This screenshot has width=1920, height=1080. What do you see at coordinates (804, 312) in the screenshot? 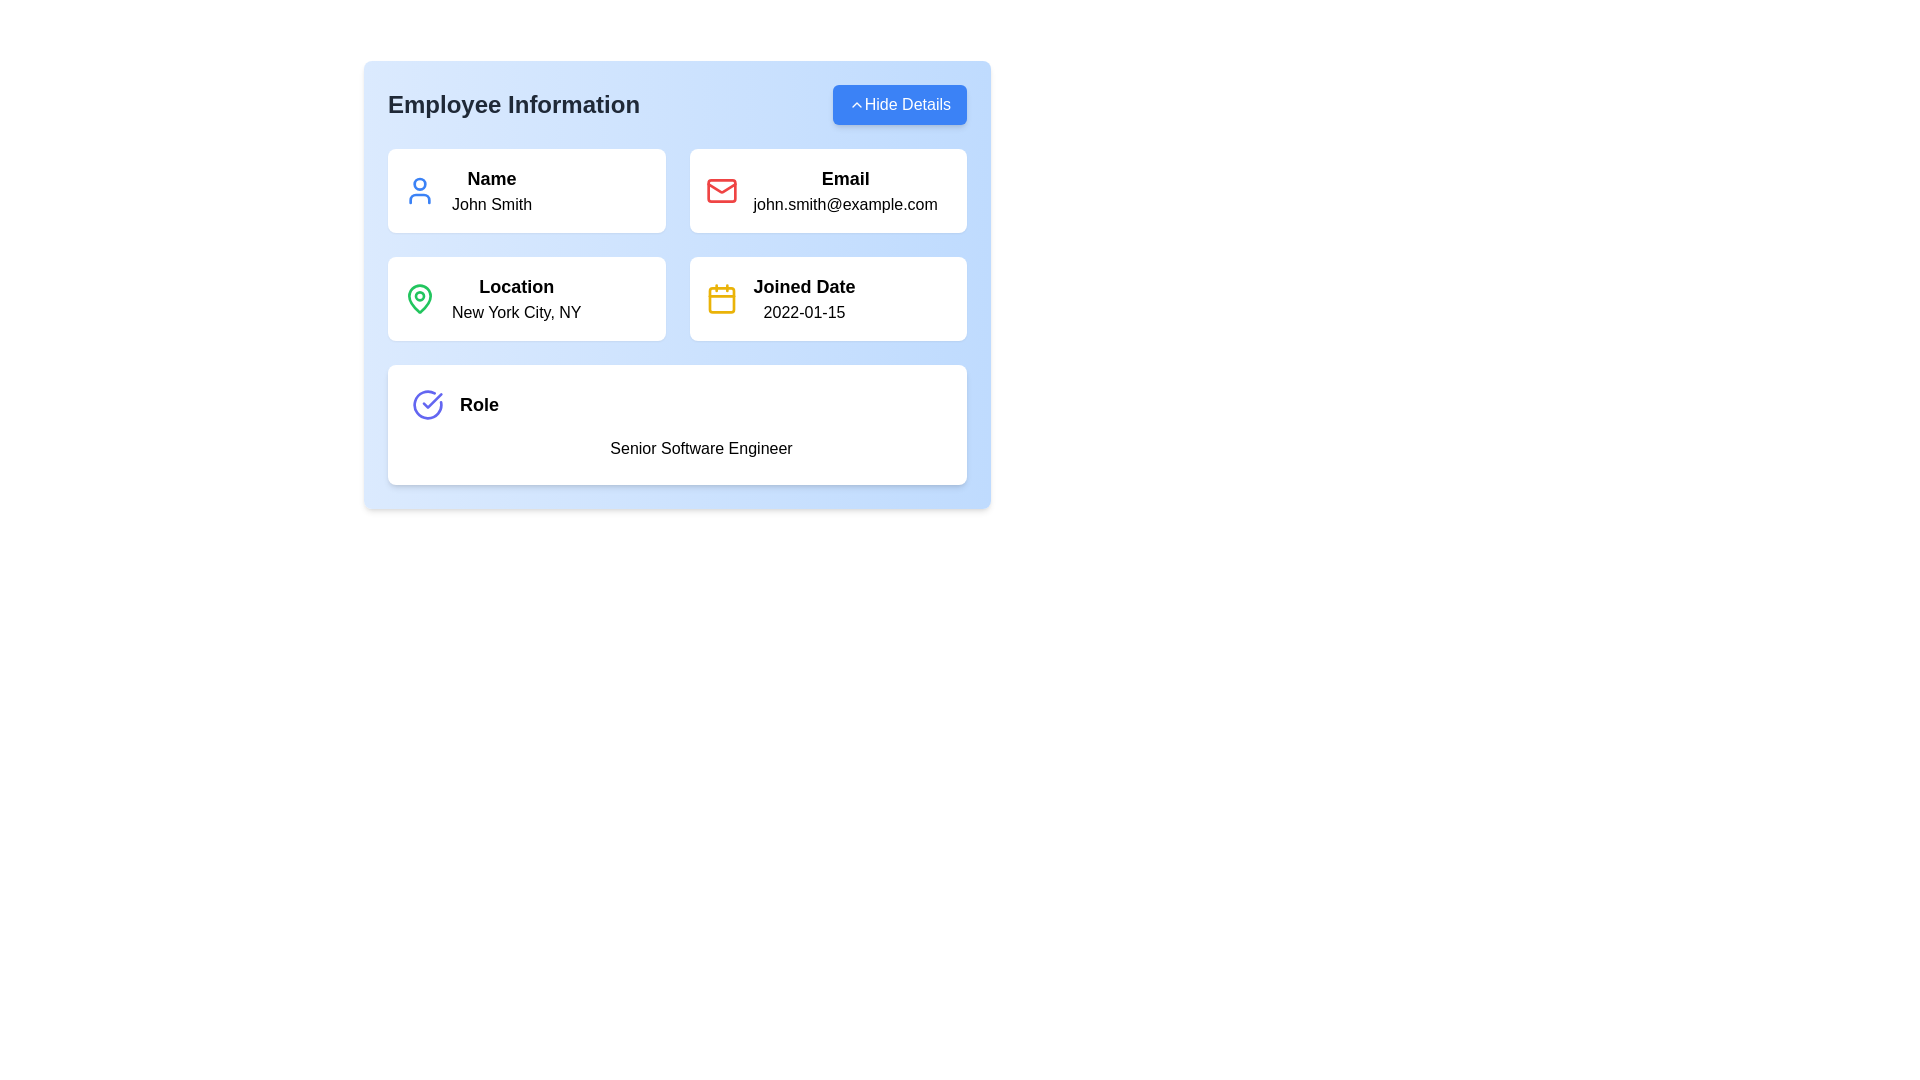
I see `the text label displaying '2022-01-15', which is styled in a bold black font and located beneath the 'Joined Date' caption inside the fourth card of the 'Employee Information' section` at bounding box center [804, 312].